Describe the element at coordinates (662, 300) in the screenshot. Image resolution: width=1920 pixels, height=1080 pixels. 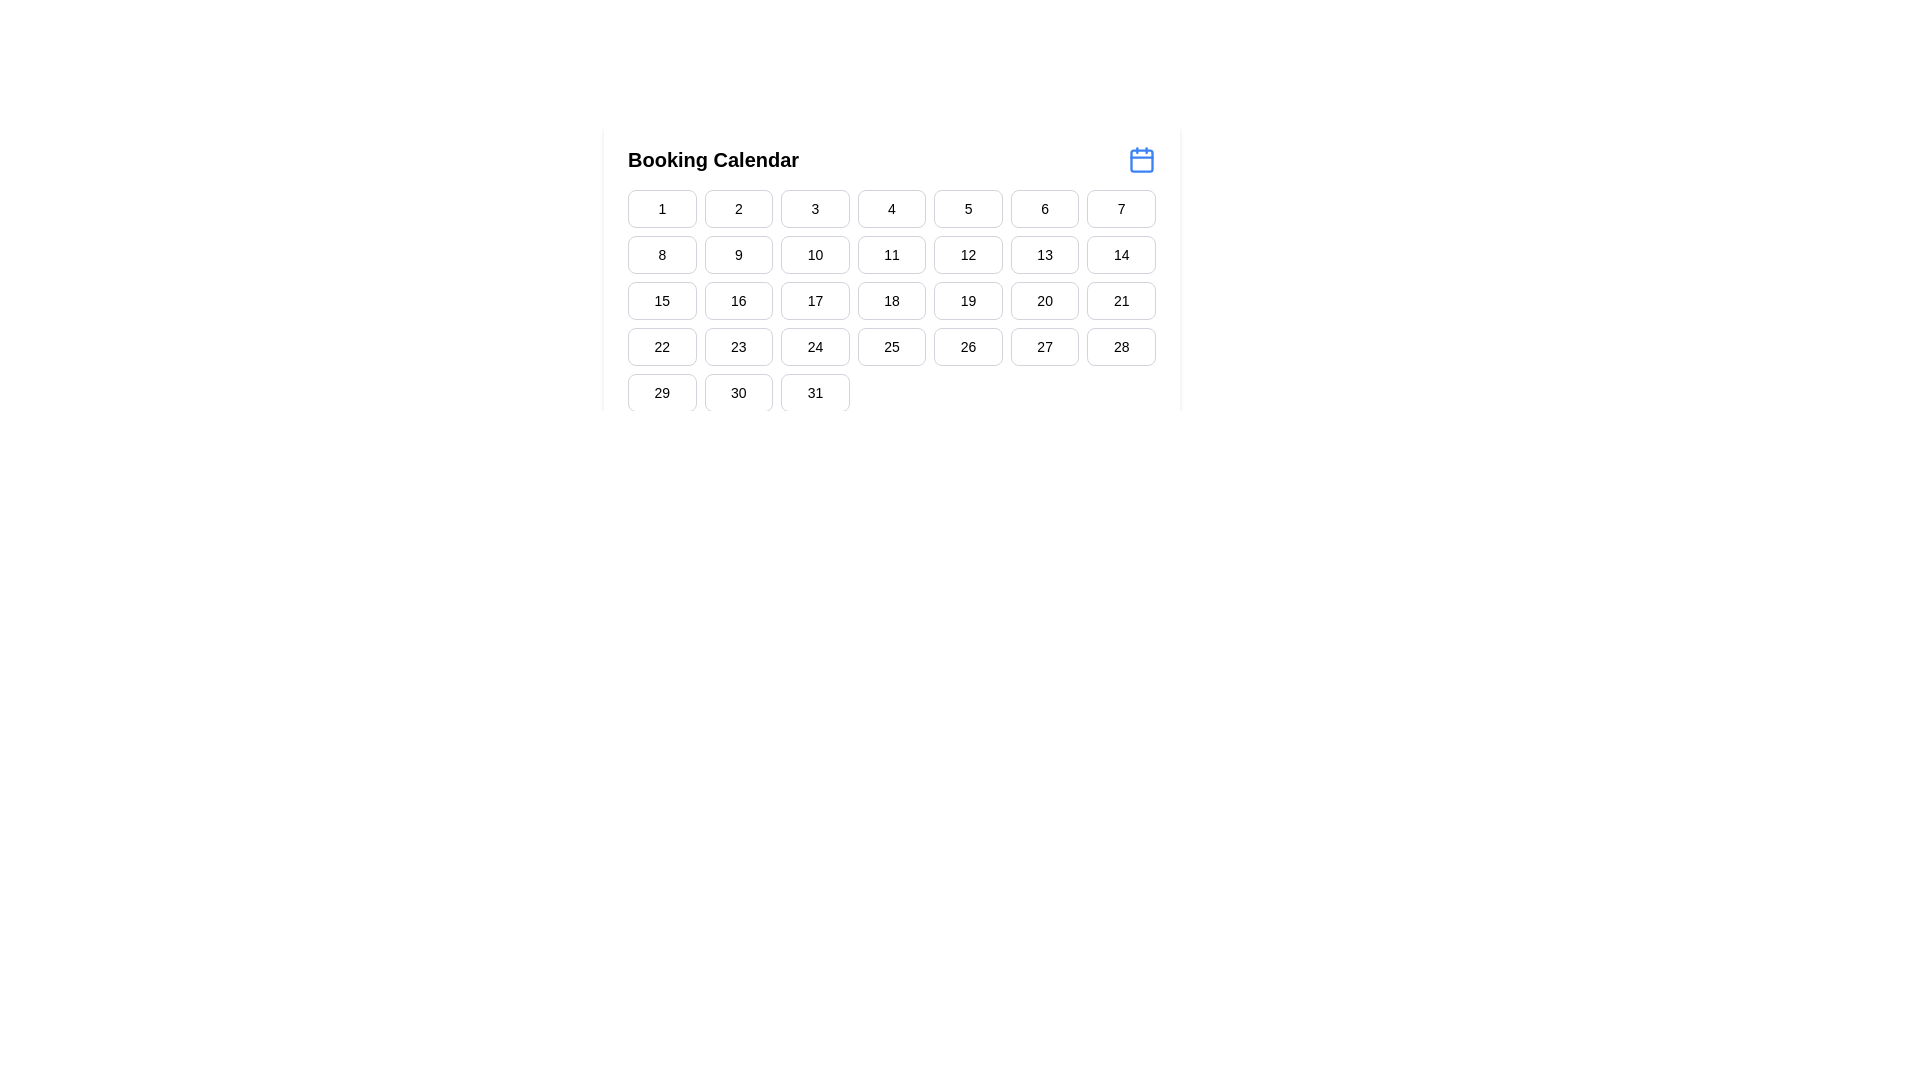
I see `the button representing the 15th day in the booking calendar` at that location.